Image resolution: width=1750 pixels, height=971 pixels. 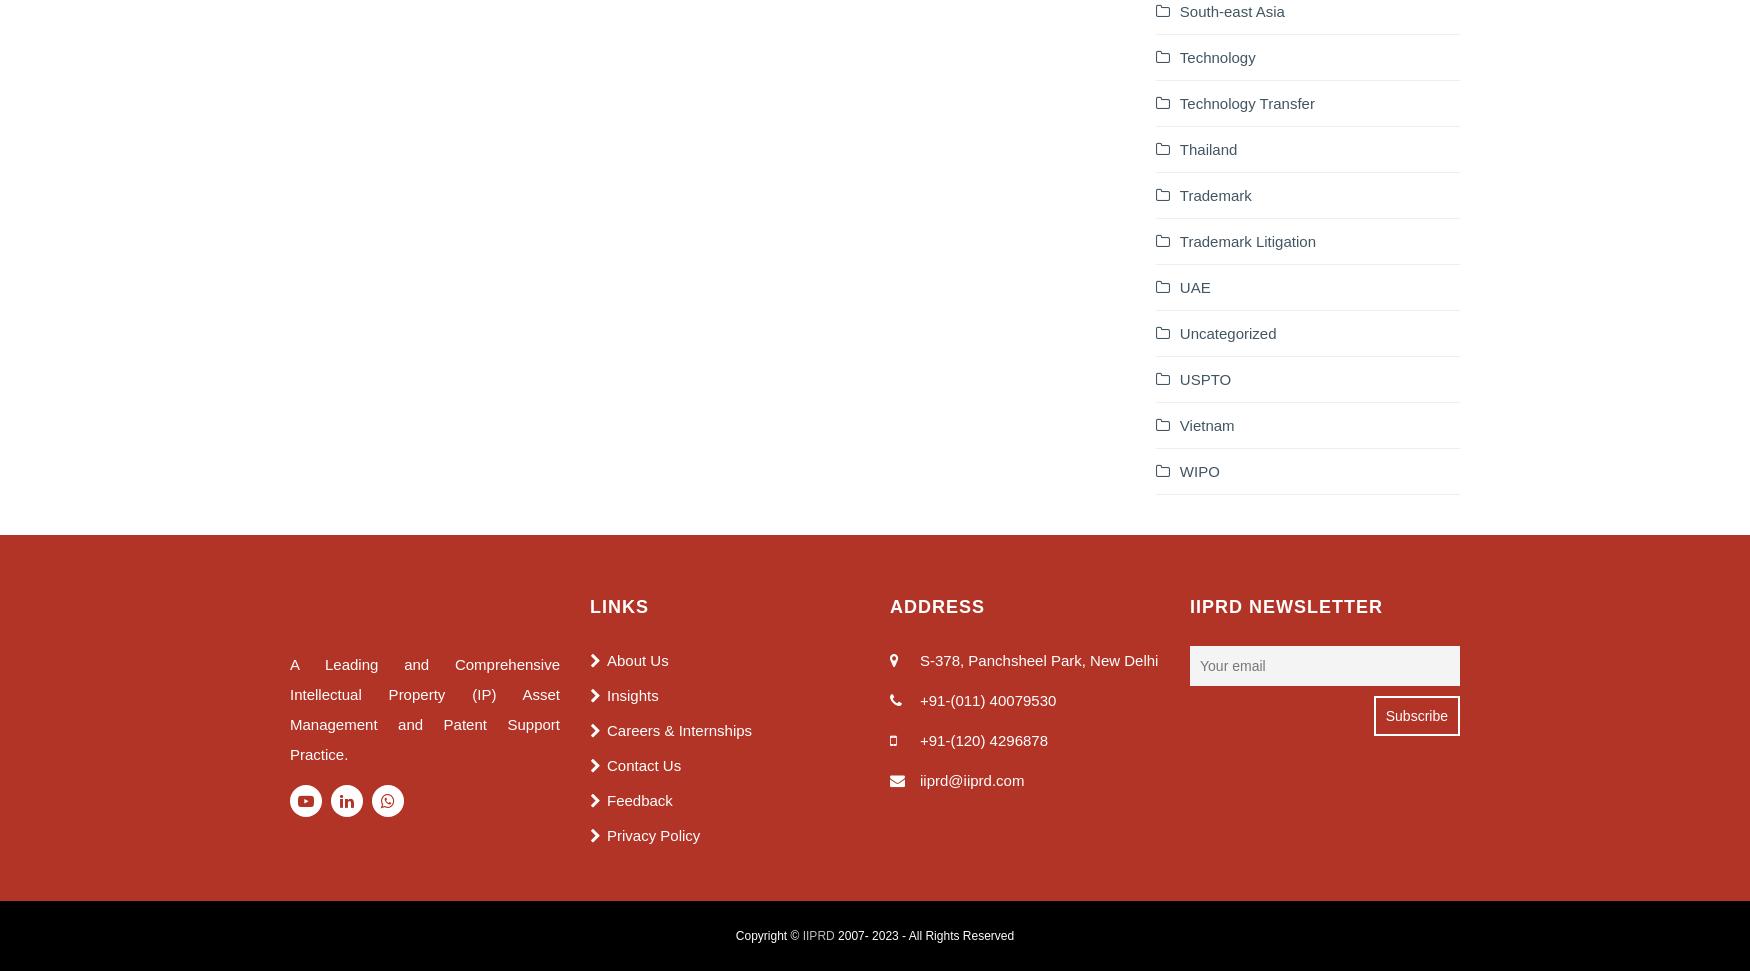 What do you see at coordinates (988, 699) in the screenshot?
I see `'+91-(011) 40079530'` at bounding box center [988, 699].